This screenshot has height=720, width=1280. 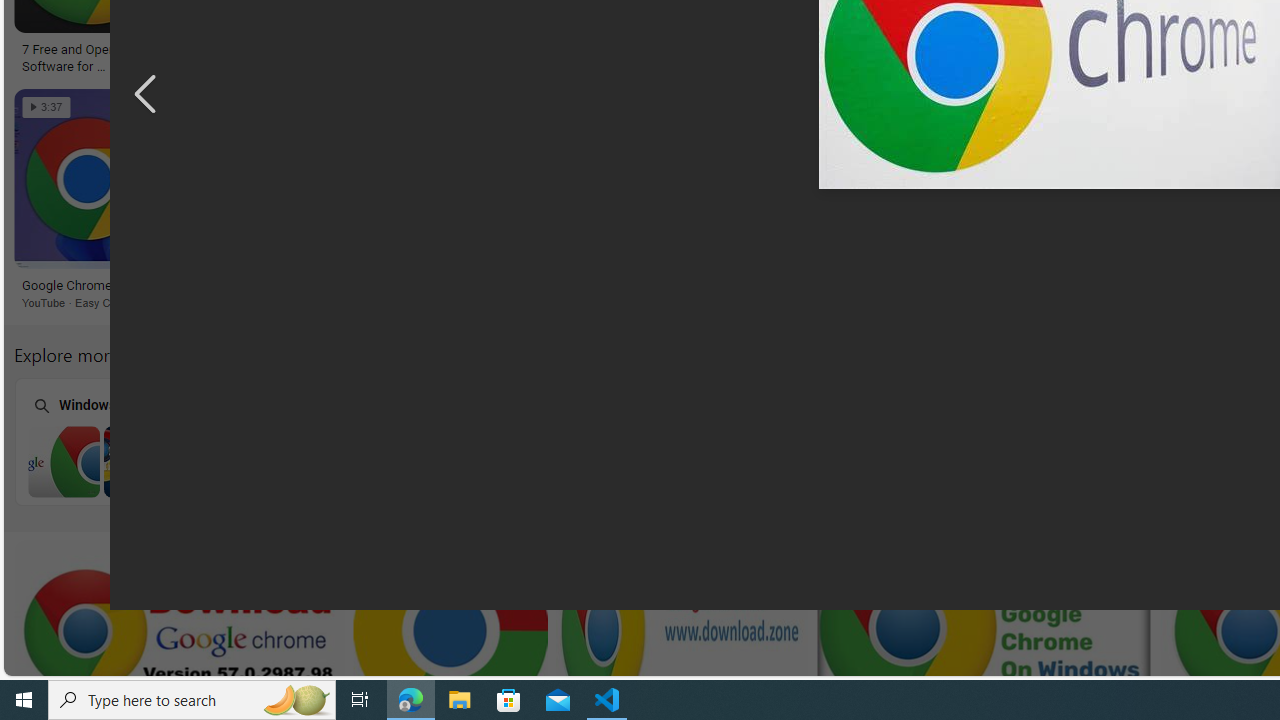 I want to click on '7 Free and Open Source Software for Windows PC | HubPages', so click(x=90, y=55).